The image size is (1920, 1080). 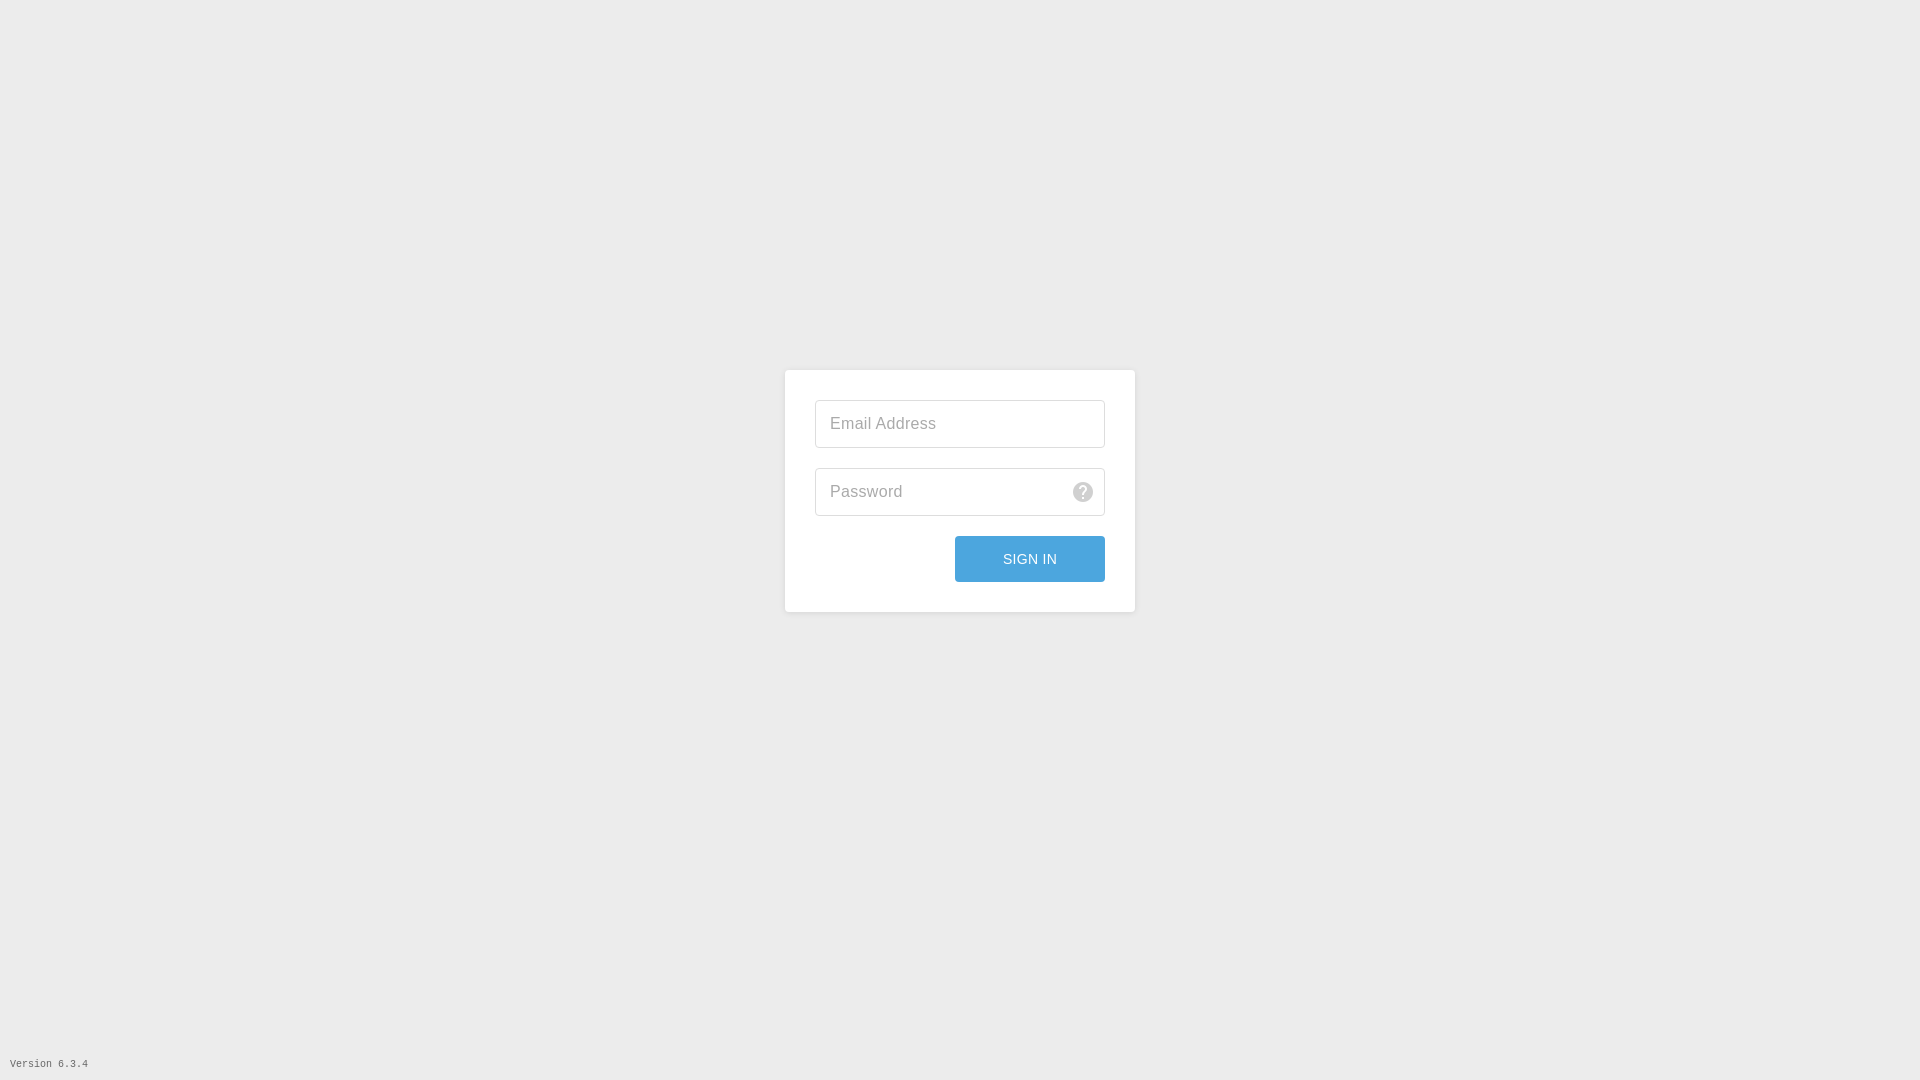 I want to click on 'SIGN IN', so click(x=954, y=559).